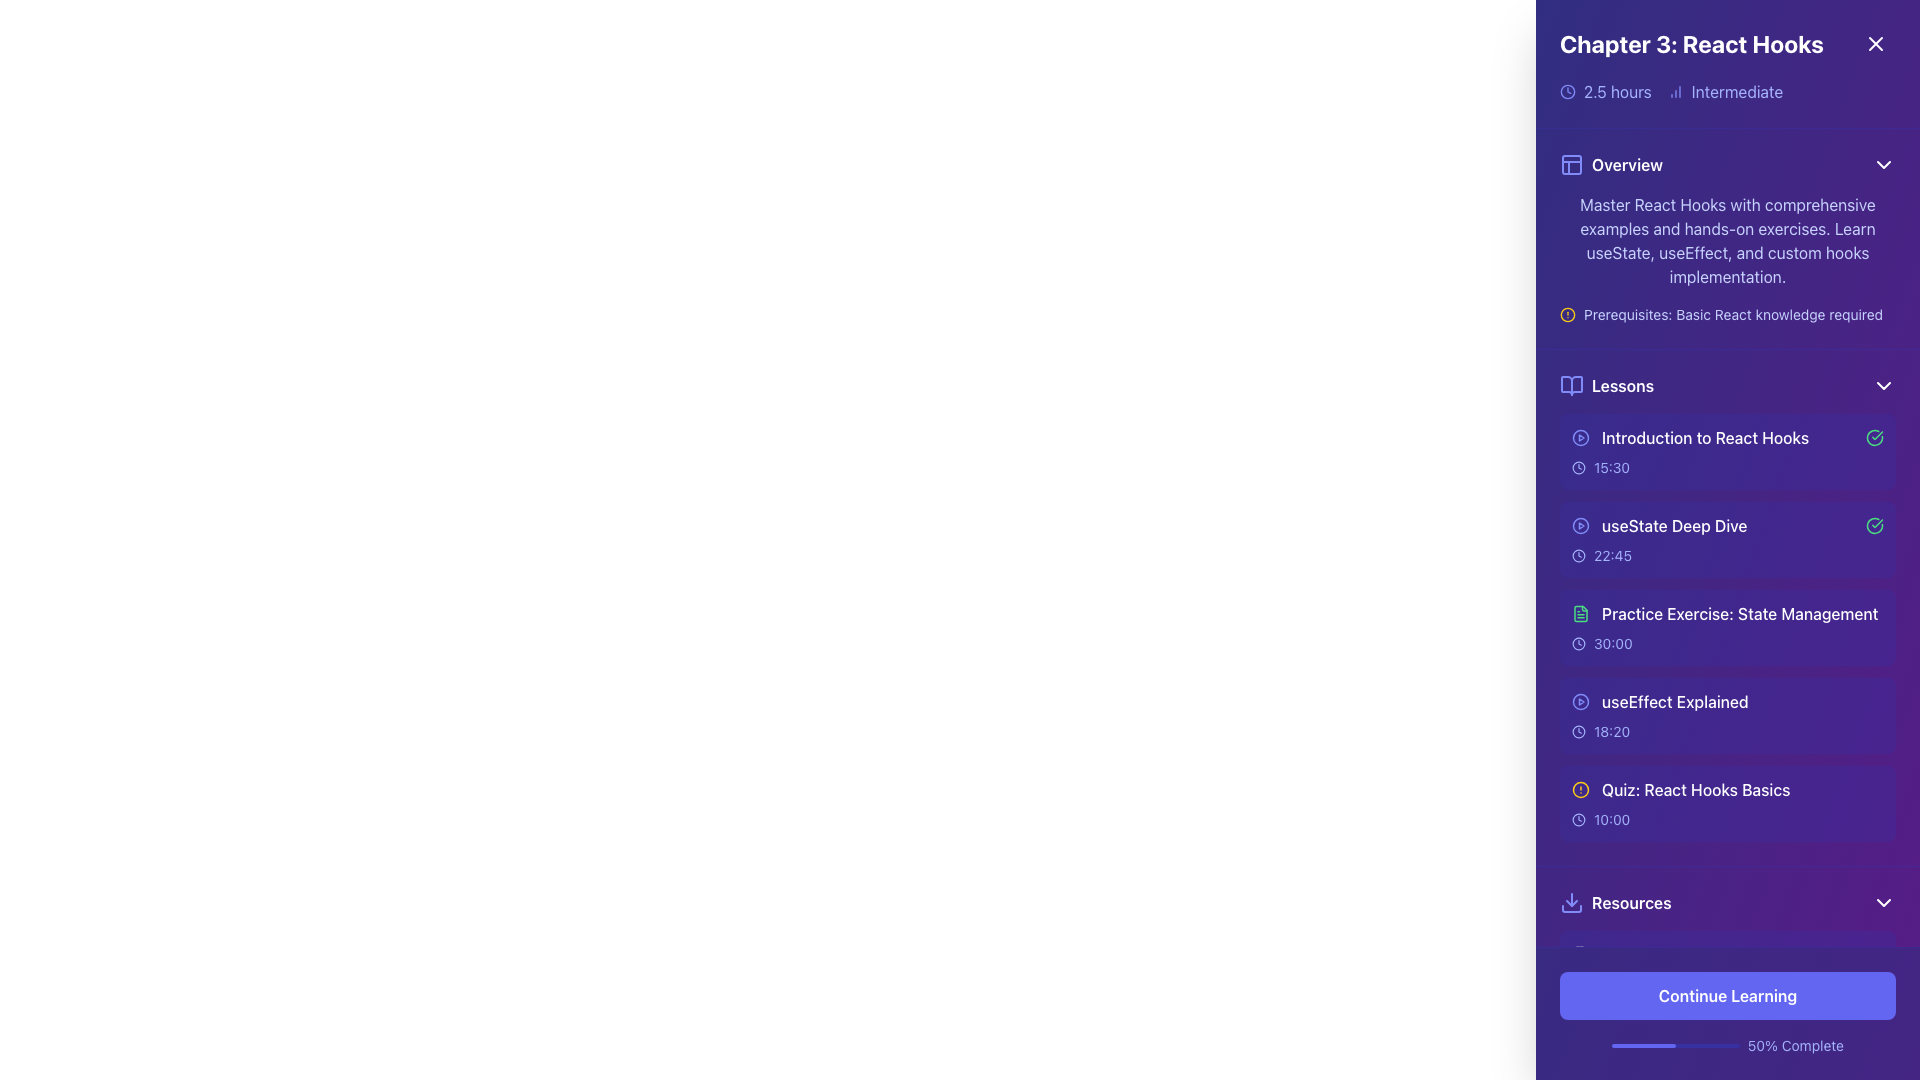 The height and width of the screenshot is (1080, 1920). I want to click on text component labeled 'Prerequisites: Basic React knowledge required' which is located in the 'Overview' section of the sidebar interface, positioned above the 'Lessons' section header, so click(1732, 315).